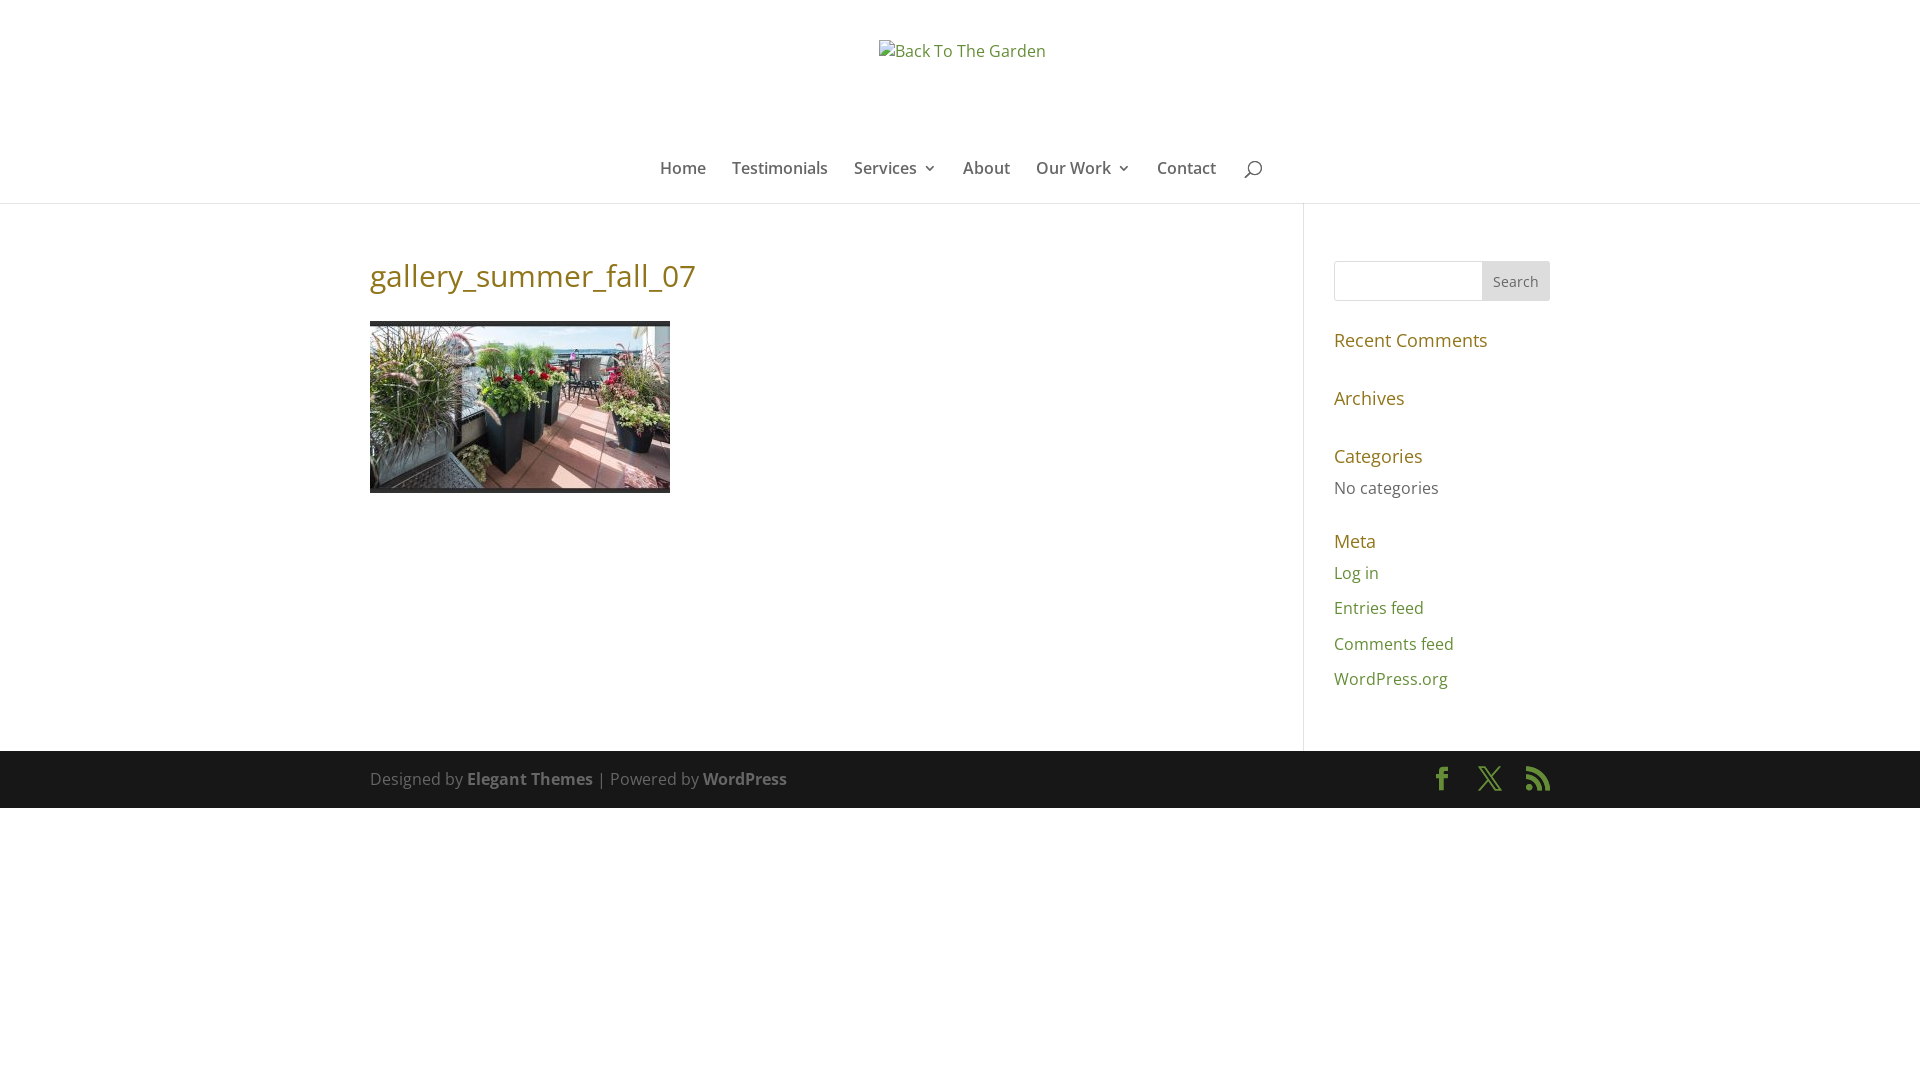 Image resolution: width=1920 pixels, height=1080 pixels. I want to click on 'Elegant Themes', so click(465, 778).